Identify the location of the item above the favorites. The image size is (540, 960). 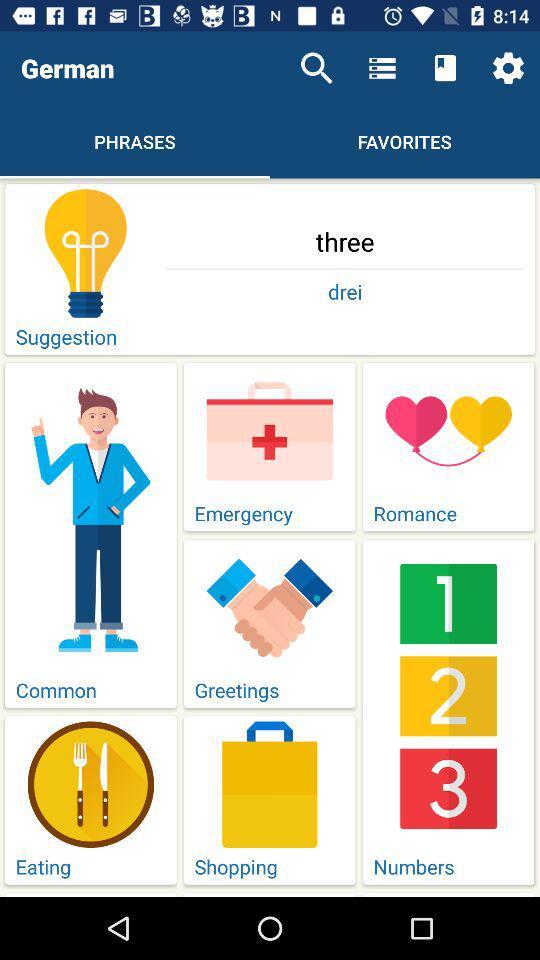
(382, 68).